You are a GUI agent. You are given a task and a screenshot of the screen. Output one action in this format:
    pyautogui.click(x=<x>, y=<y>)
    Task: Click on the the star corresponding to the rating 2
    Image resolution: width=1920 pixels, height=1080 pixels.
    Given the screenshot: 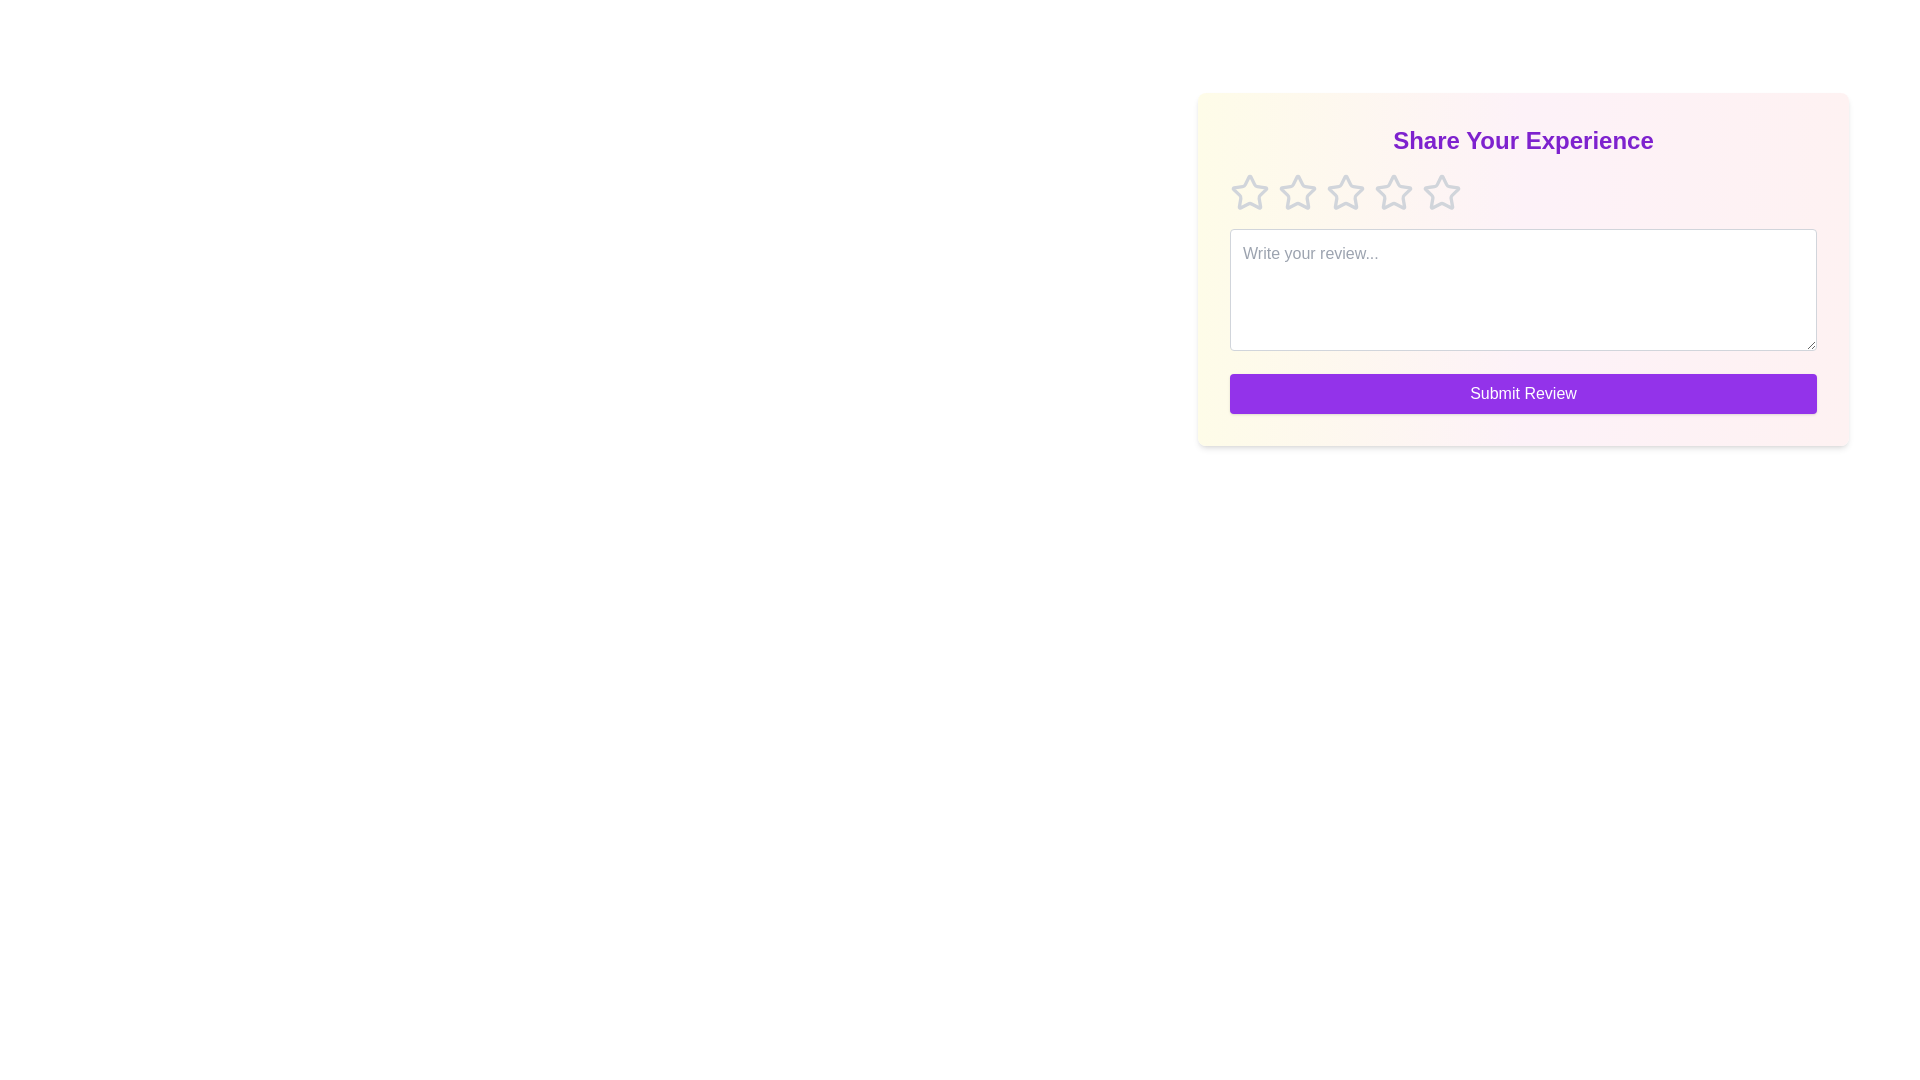 What is the action you would take?
    pyautogui.click(x=1297, y=192)
    